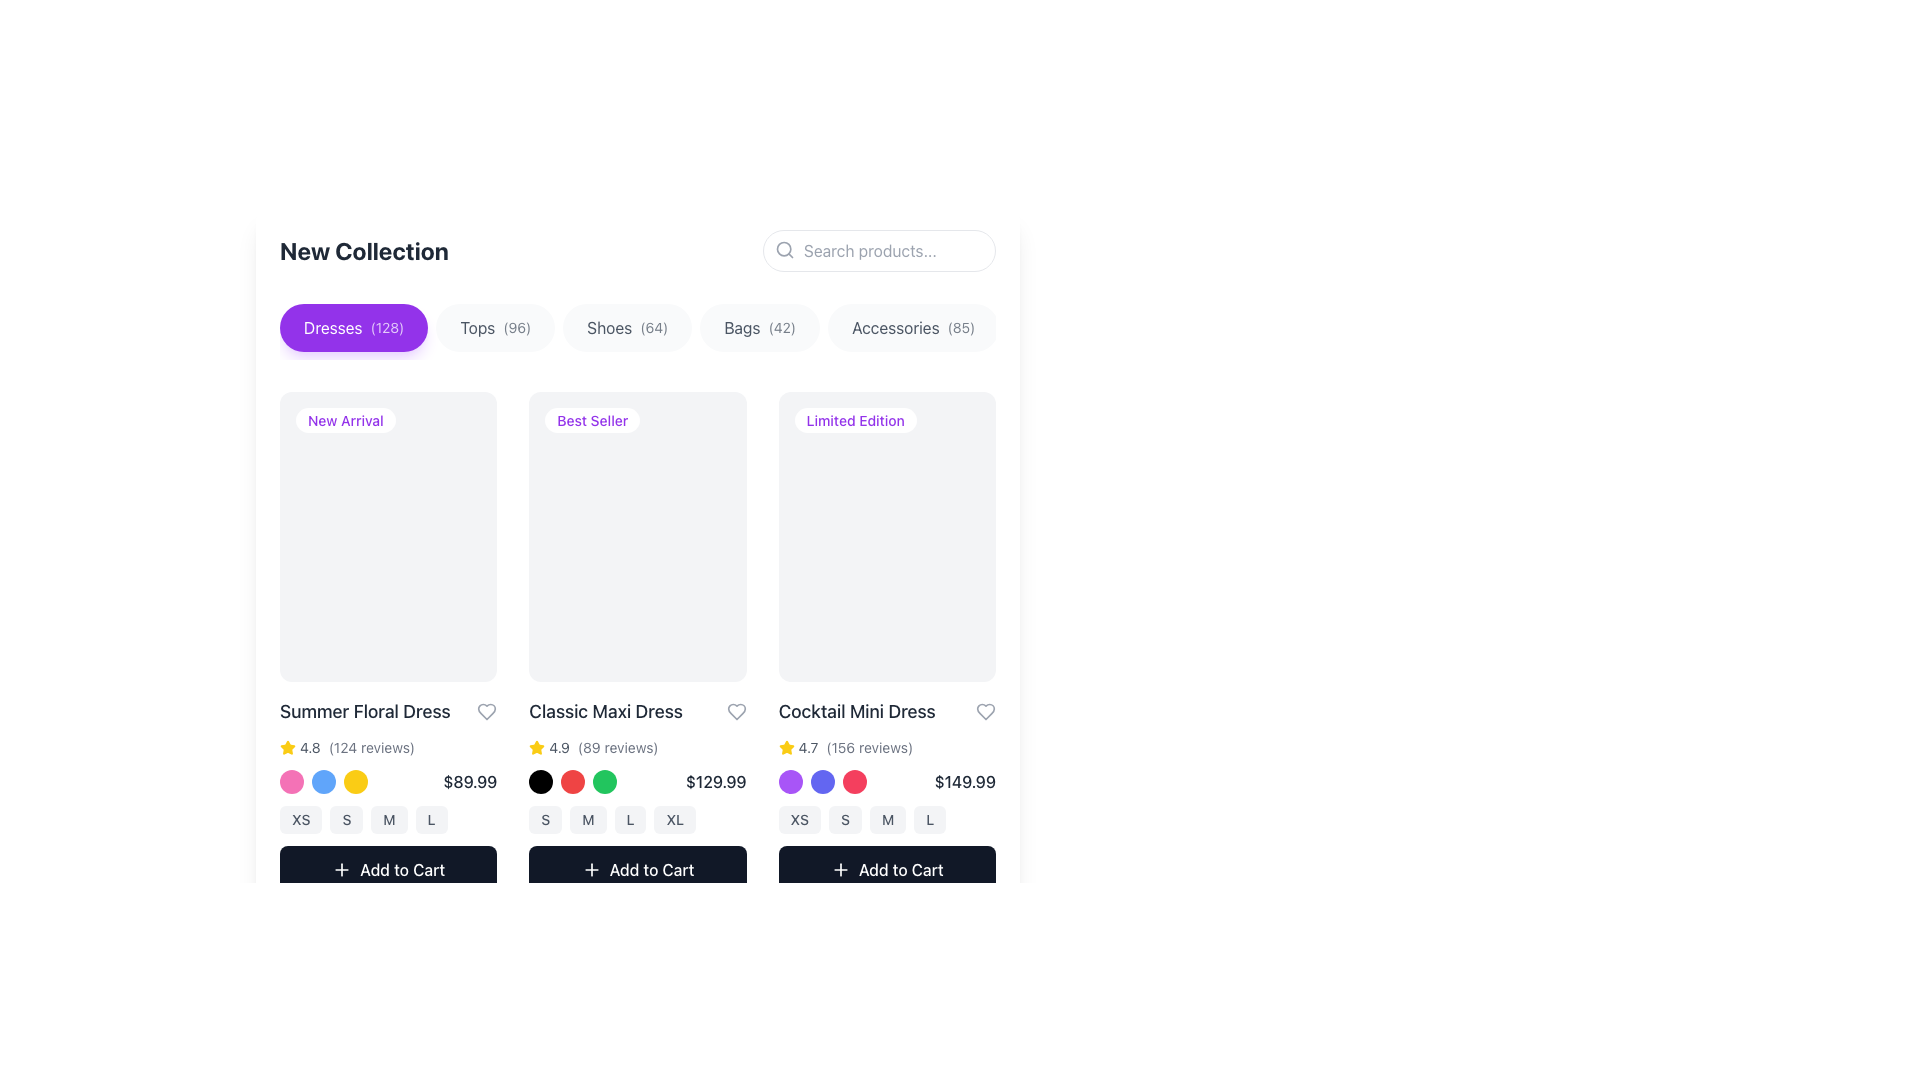 Image resolution: width=1920 pixels, height=1080 pixels. Describe the element at coordinates (617, 747) in the screenshot. I see `the text label displaying '(89 reviews)', which is styled in gray and located to the right of the rating '4.9' and the star icon` at that location.